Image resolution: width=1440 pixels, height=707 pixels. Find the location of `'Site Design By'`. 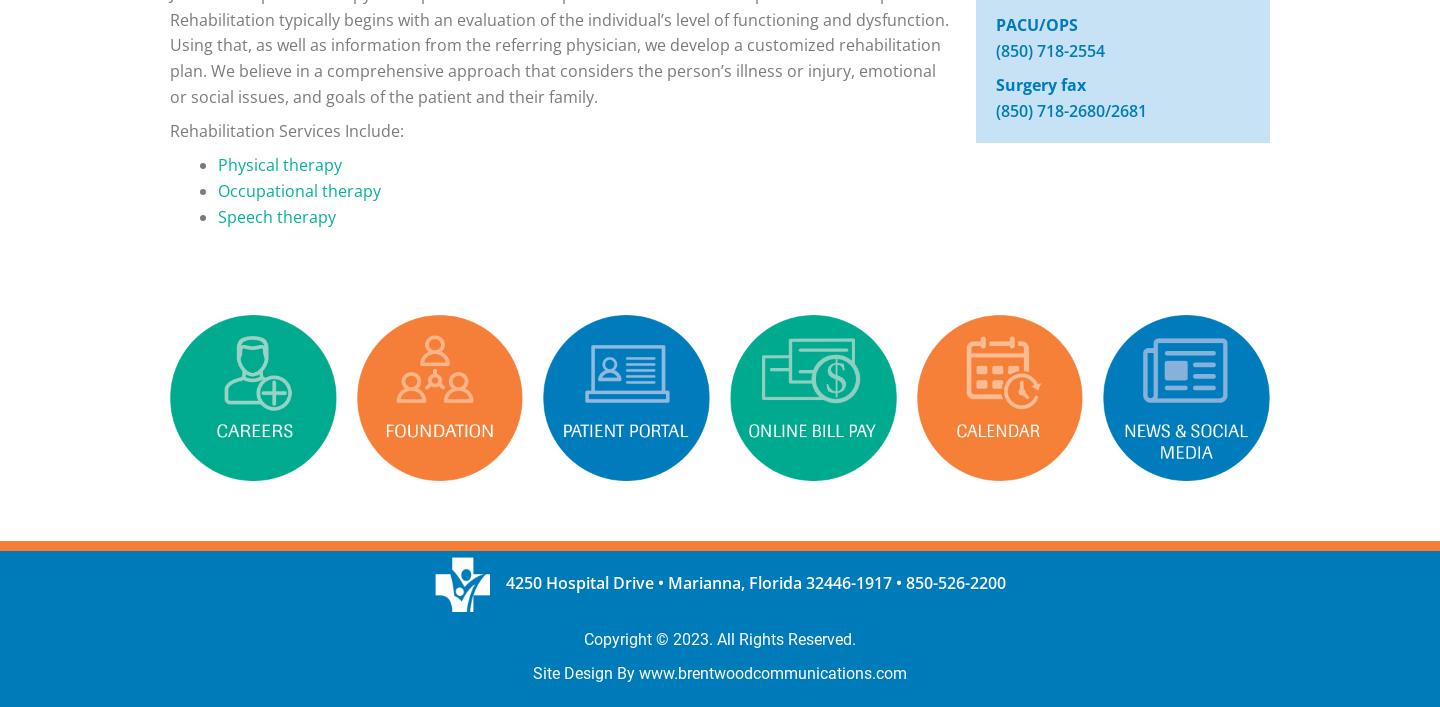

'Site Design By' is located at coordinates (585, 672).